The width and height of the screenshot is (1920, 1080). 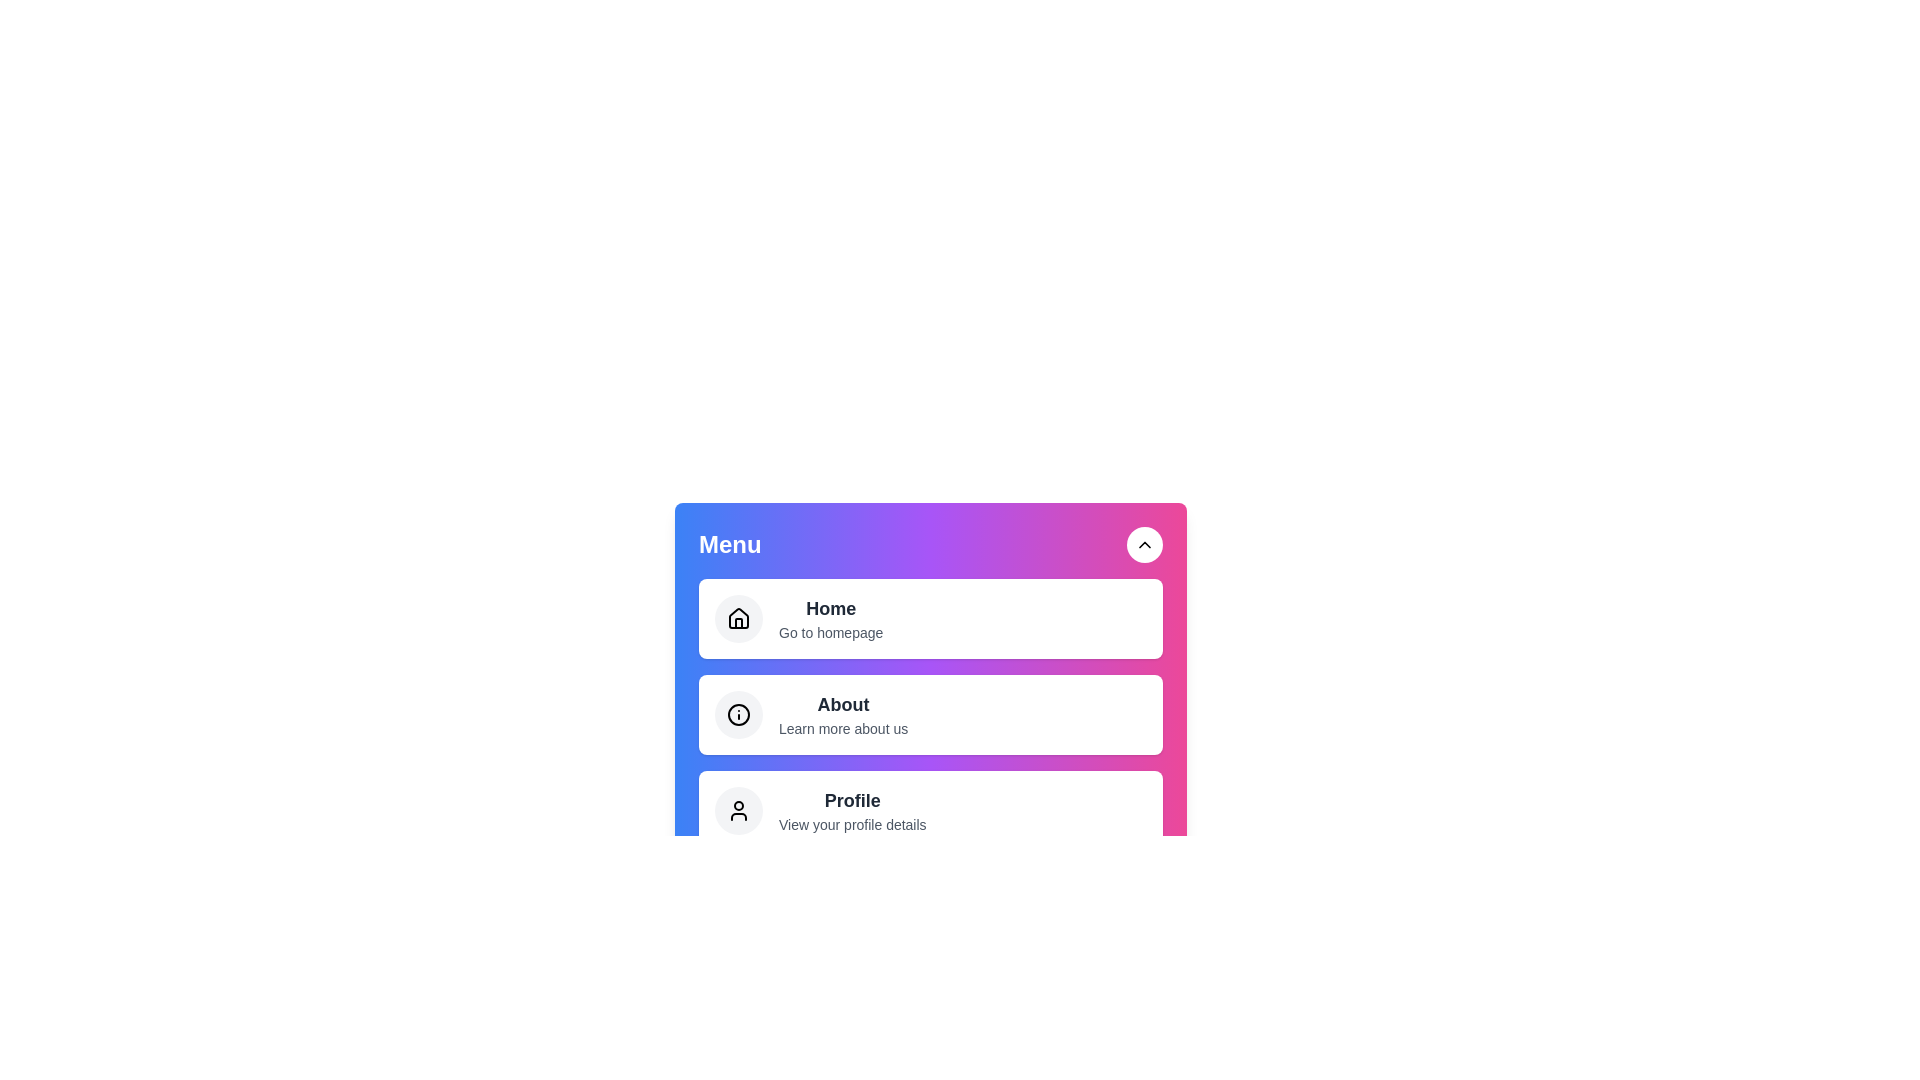 What do you see at coordinates (738, 617) in the screenshot?
I see `the icon corresponding to the menu item labeled 'Home'` at bounding box center [738, 617].